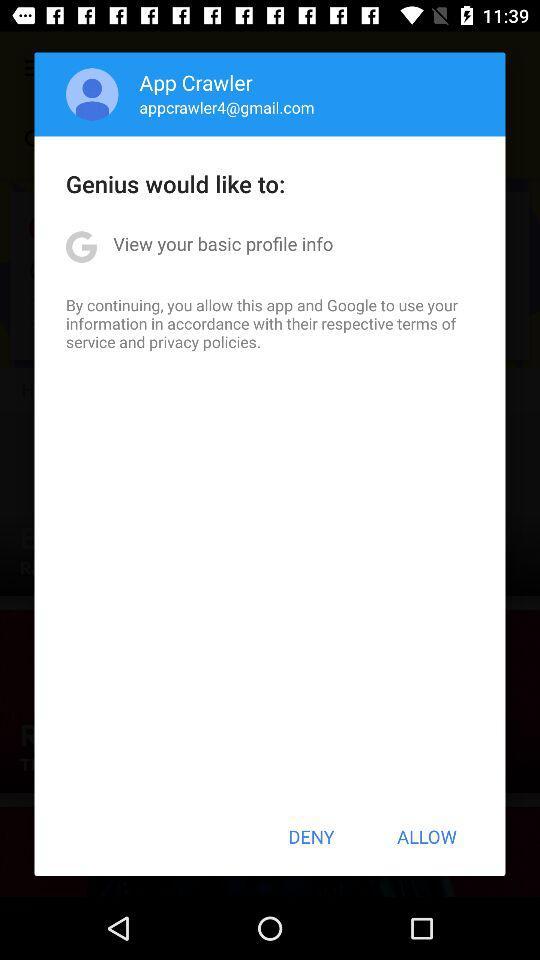 This screenshot has width=540, height=960. What do you see at coordinates (311, 836) in the screenshot?
I see `the deny item` at bounding box center [311, 836].